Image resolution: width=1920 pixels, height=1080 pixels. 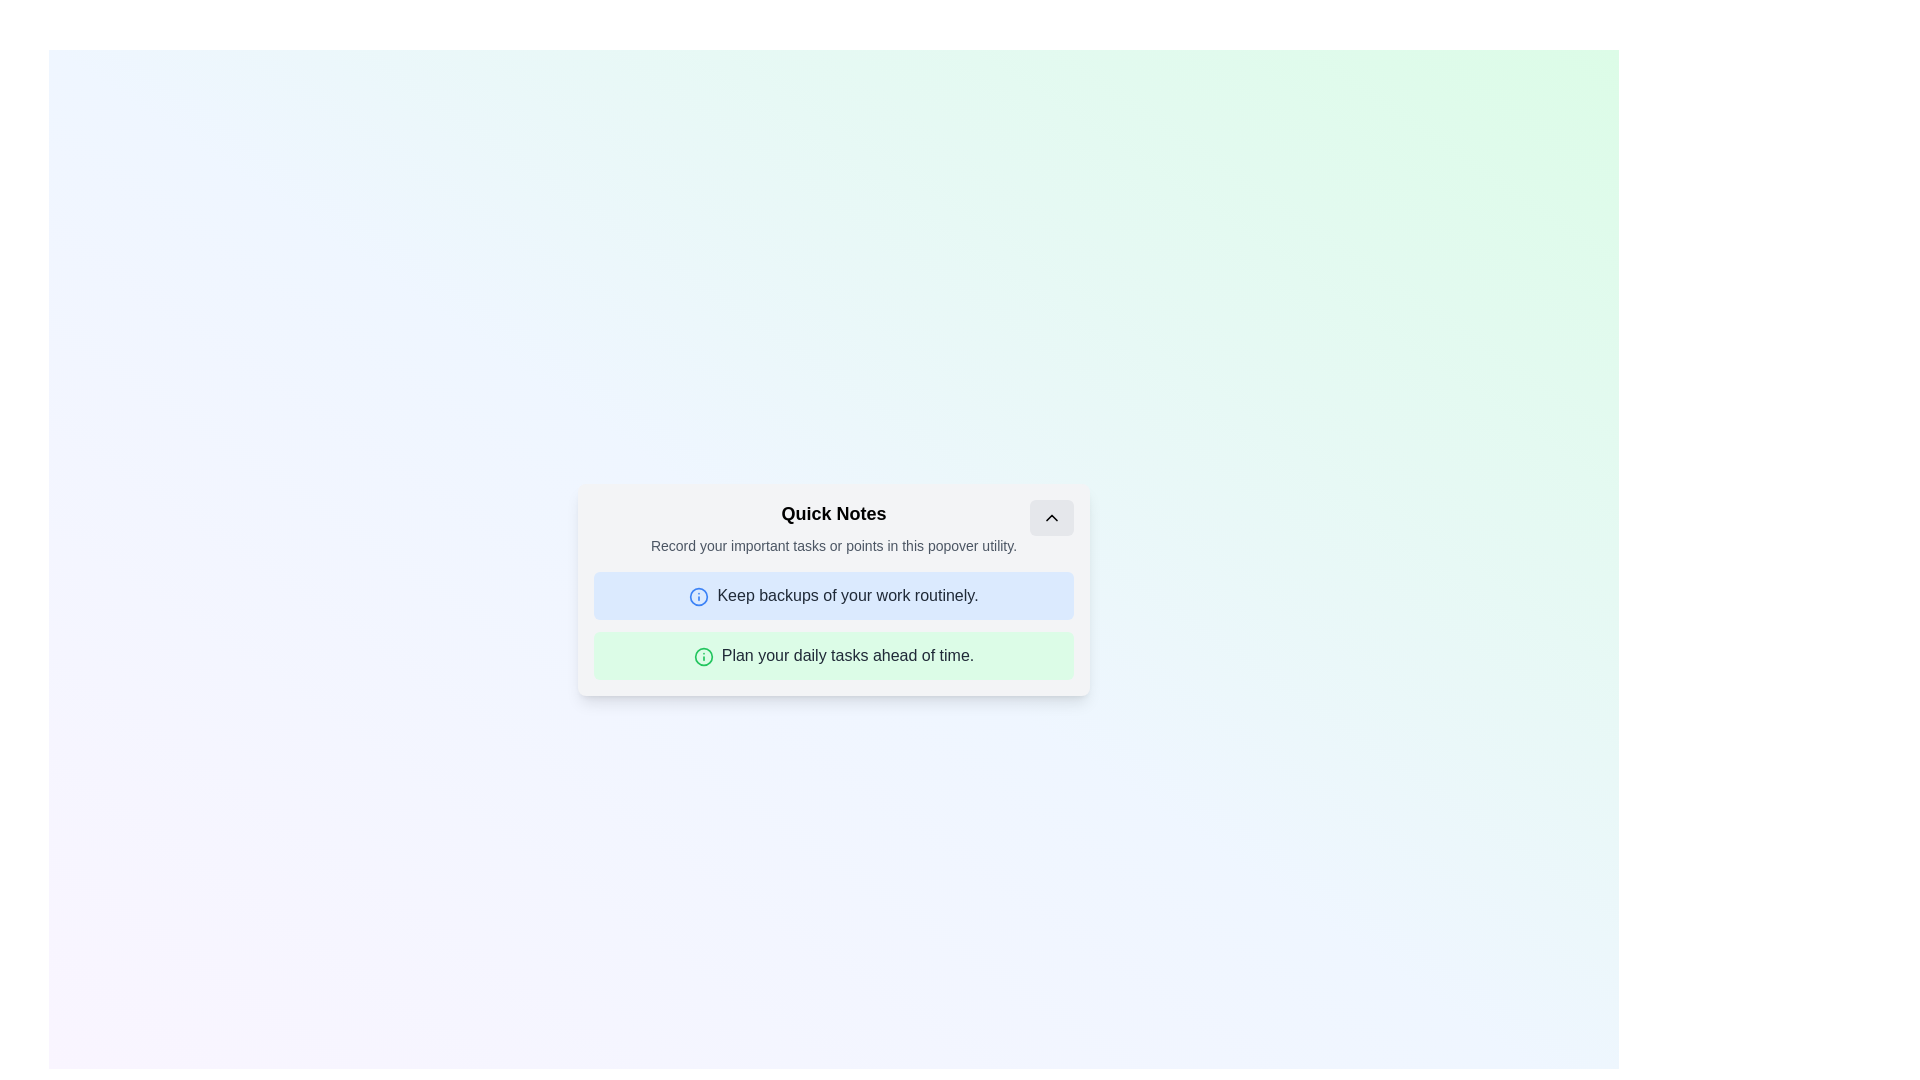 I want to click on the Text Display element located beneath the 'Quick Notes' title in the popover utility interface, so click(x=834, y=546).